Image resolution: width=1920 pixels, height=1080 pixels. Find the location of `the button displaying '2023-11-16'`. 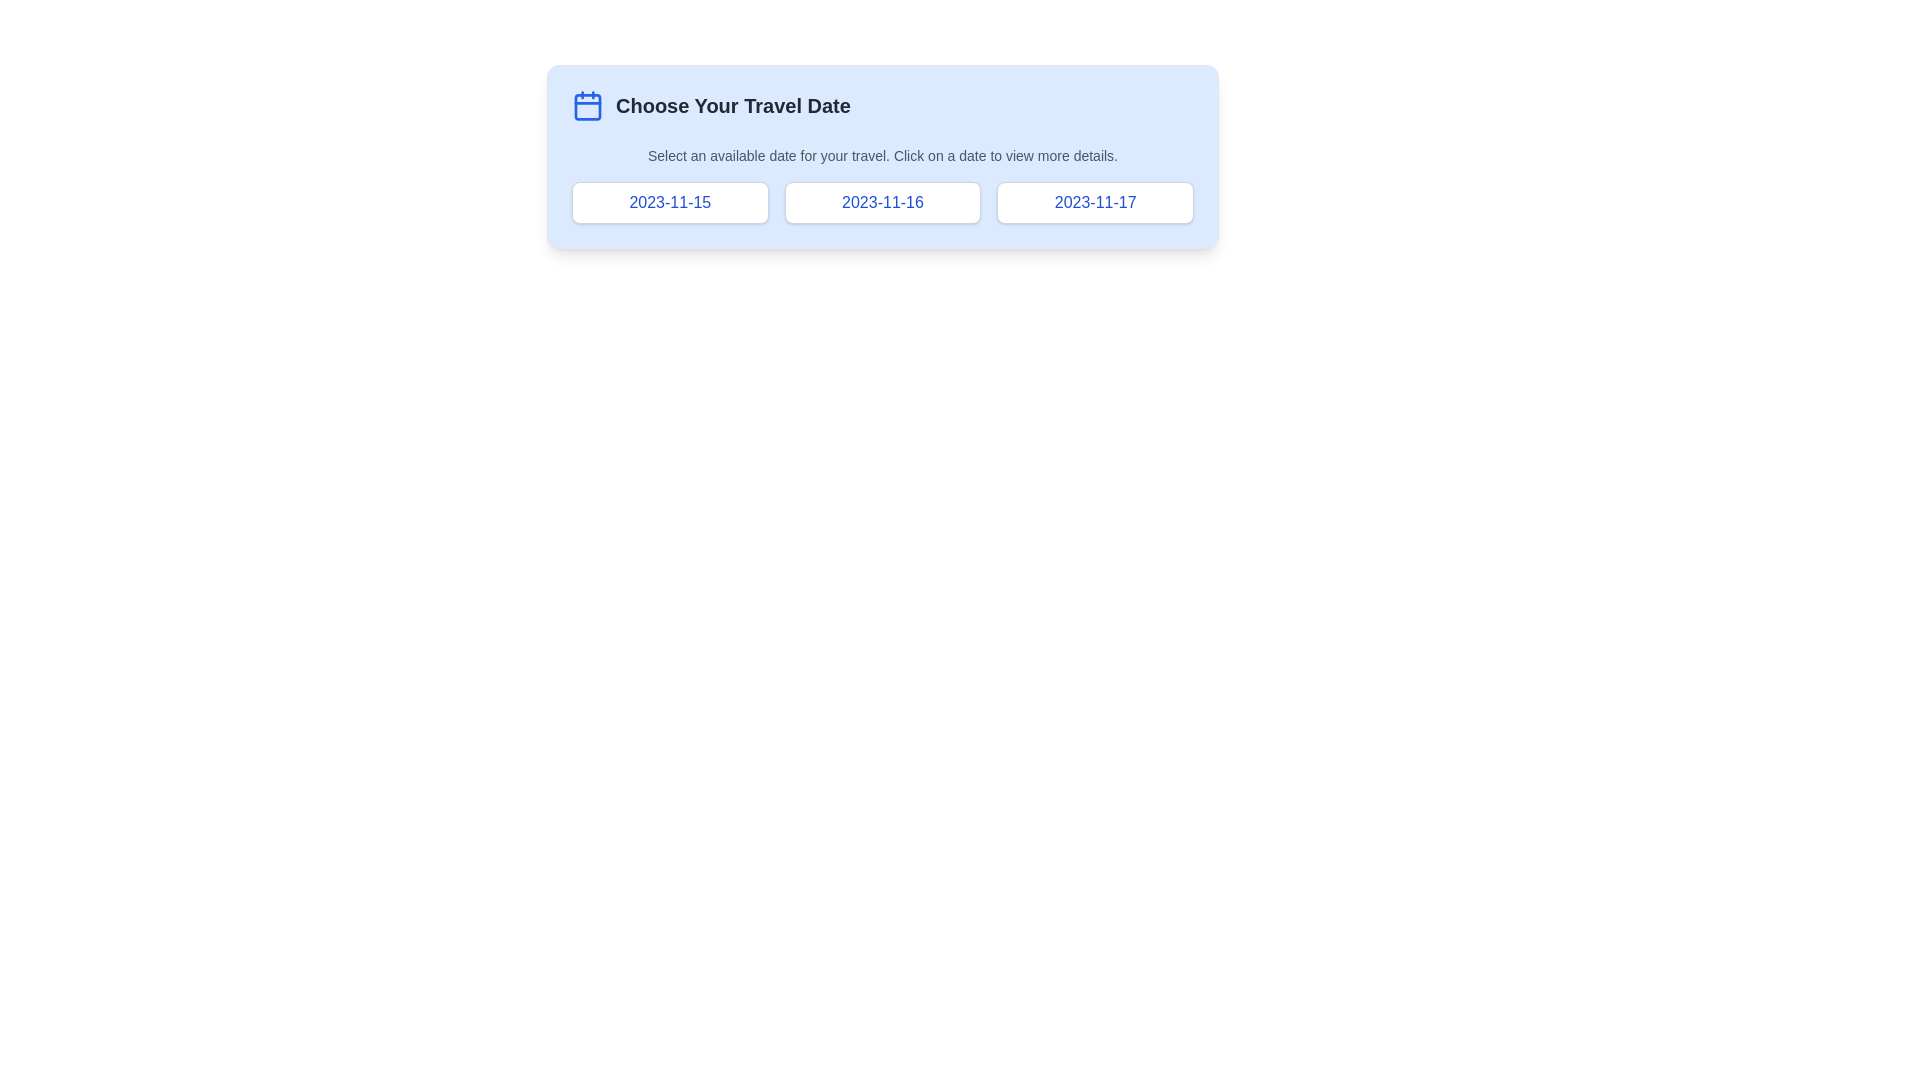

the button displaying '2023-11-16' is located at coordinates (882, 203).